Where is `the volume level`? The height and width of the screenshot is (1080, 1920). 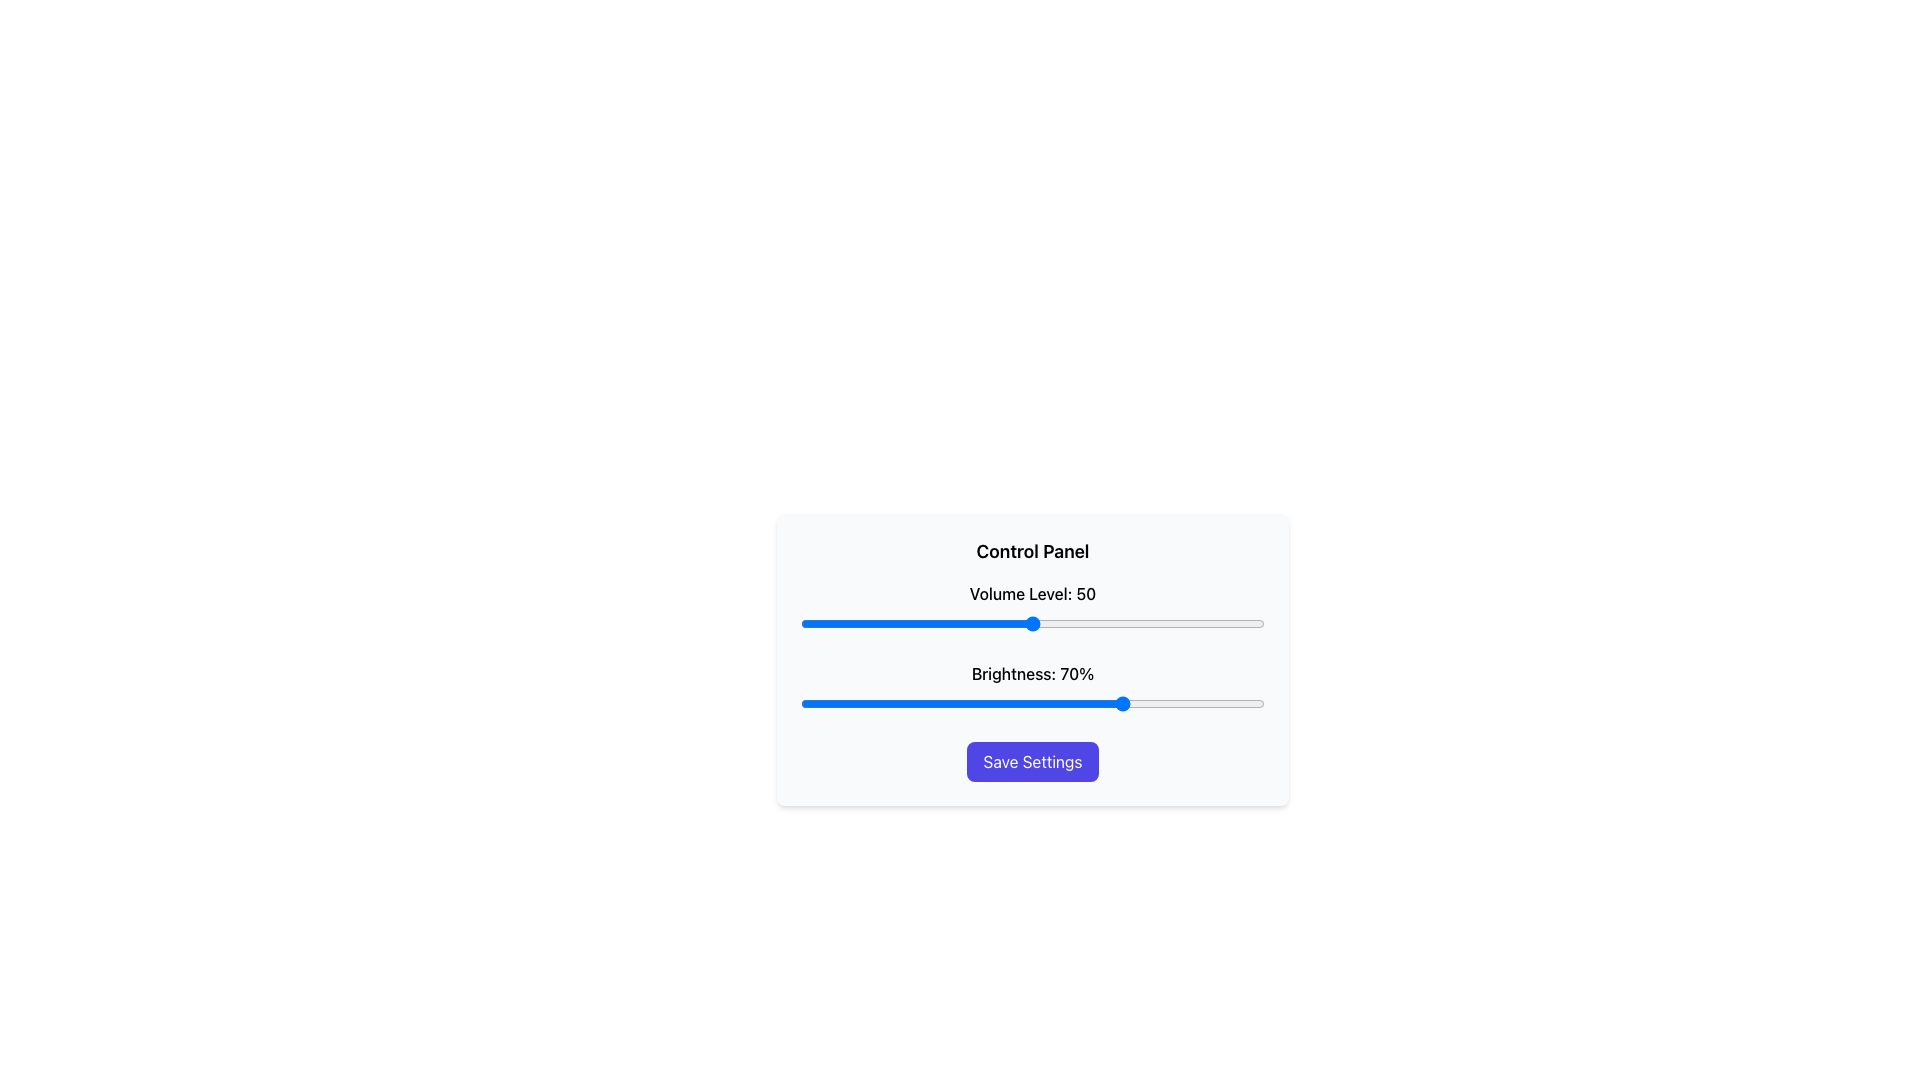
the volume level is located at coordinates (1217, 623).